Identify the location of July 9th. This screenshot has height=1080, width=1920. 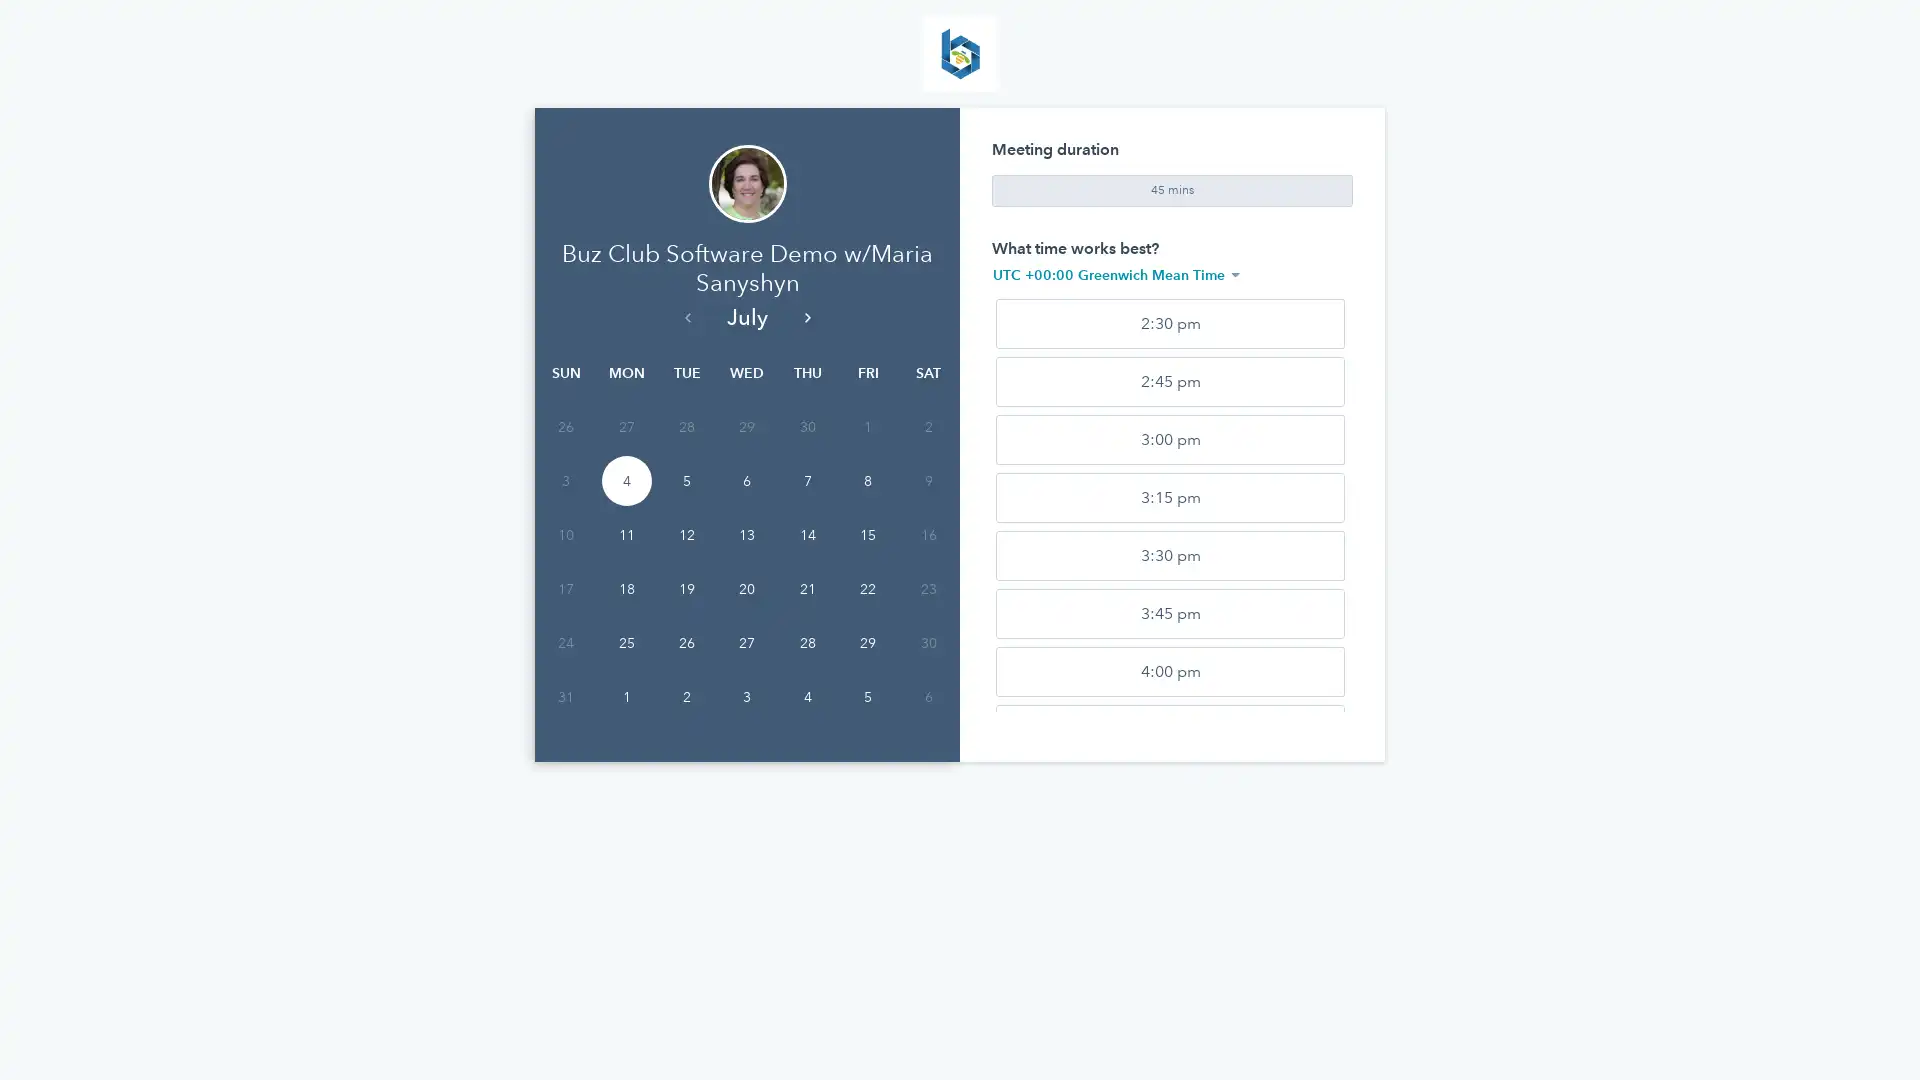
(926, 481).